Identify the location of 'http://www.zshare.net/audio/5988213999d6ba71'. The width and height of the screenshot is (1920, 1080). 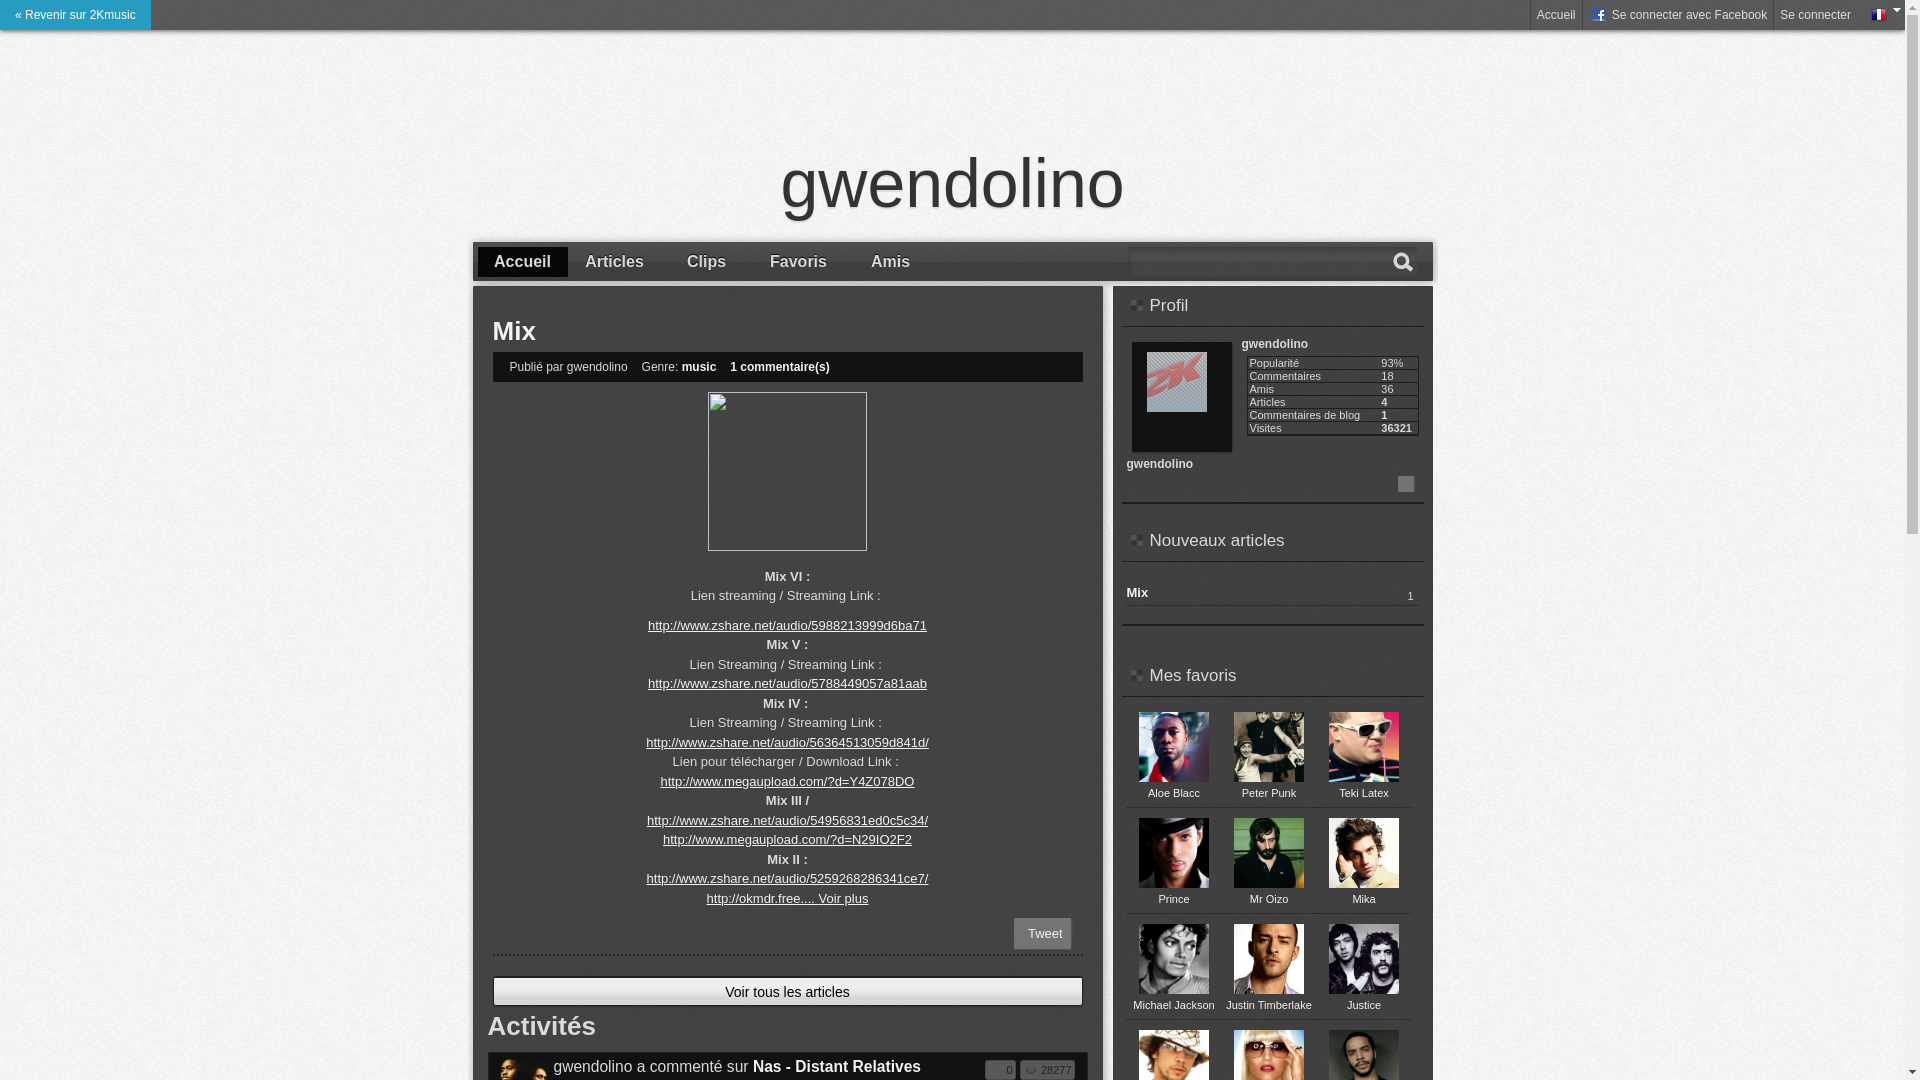
(786, 624).